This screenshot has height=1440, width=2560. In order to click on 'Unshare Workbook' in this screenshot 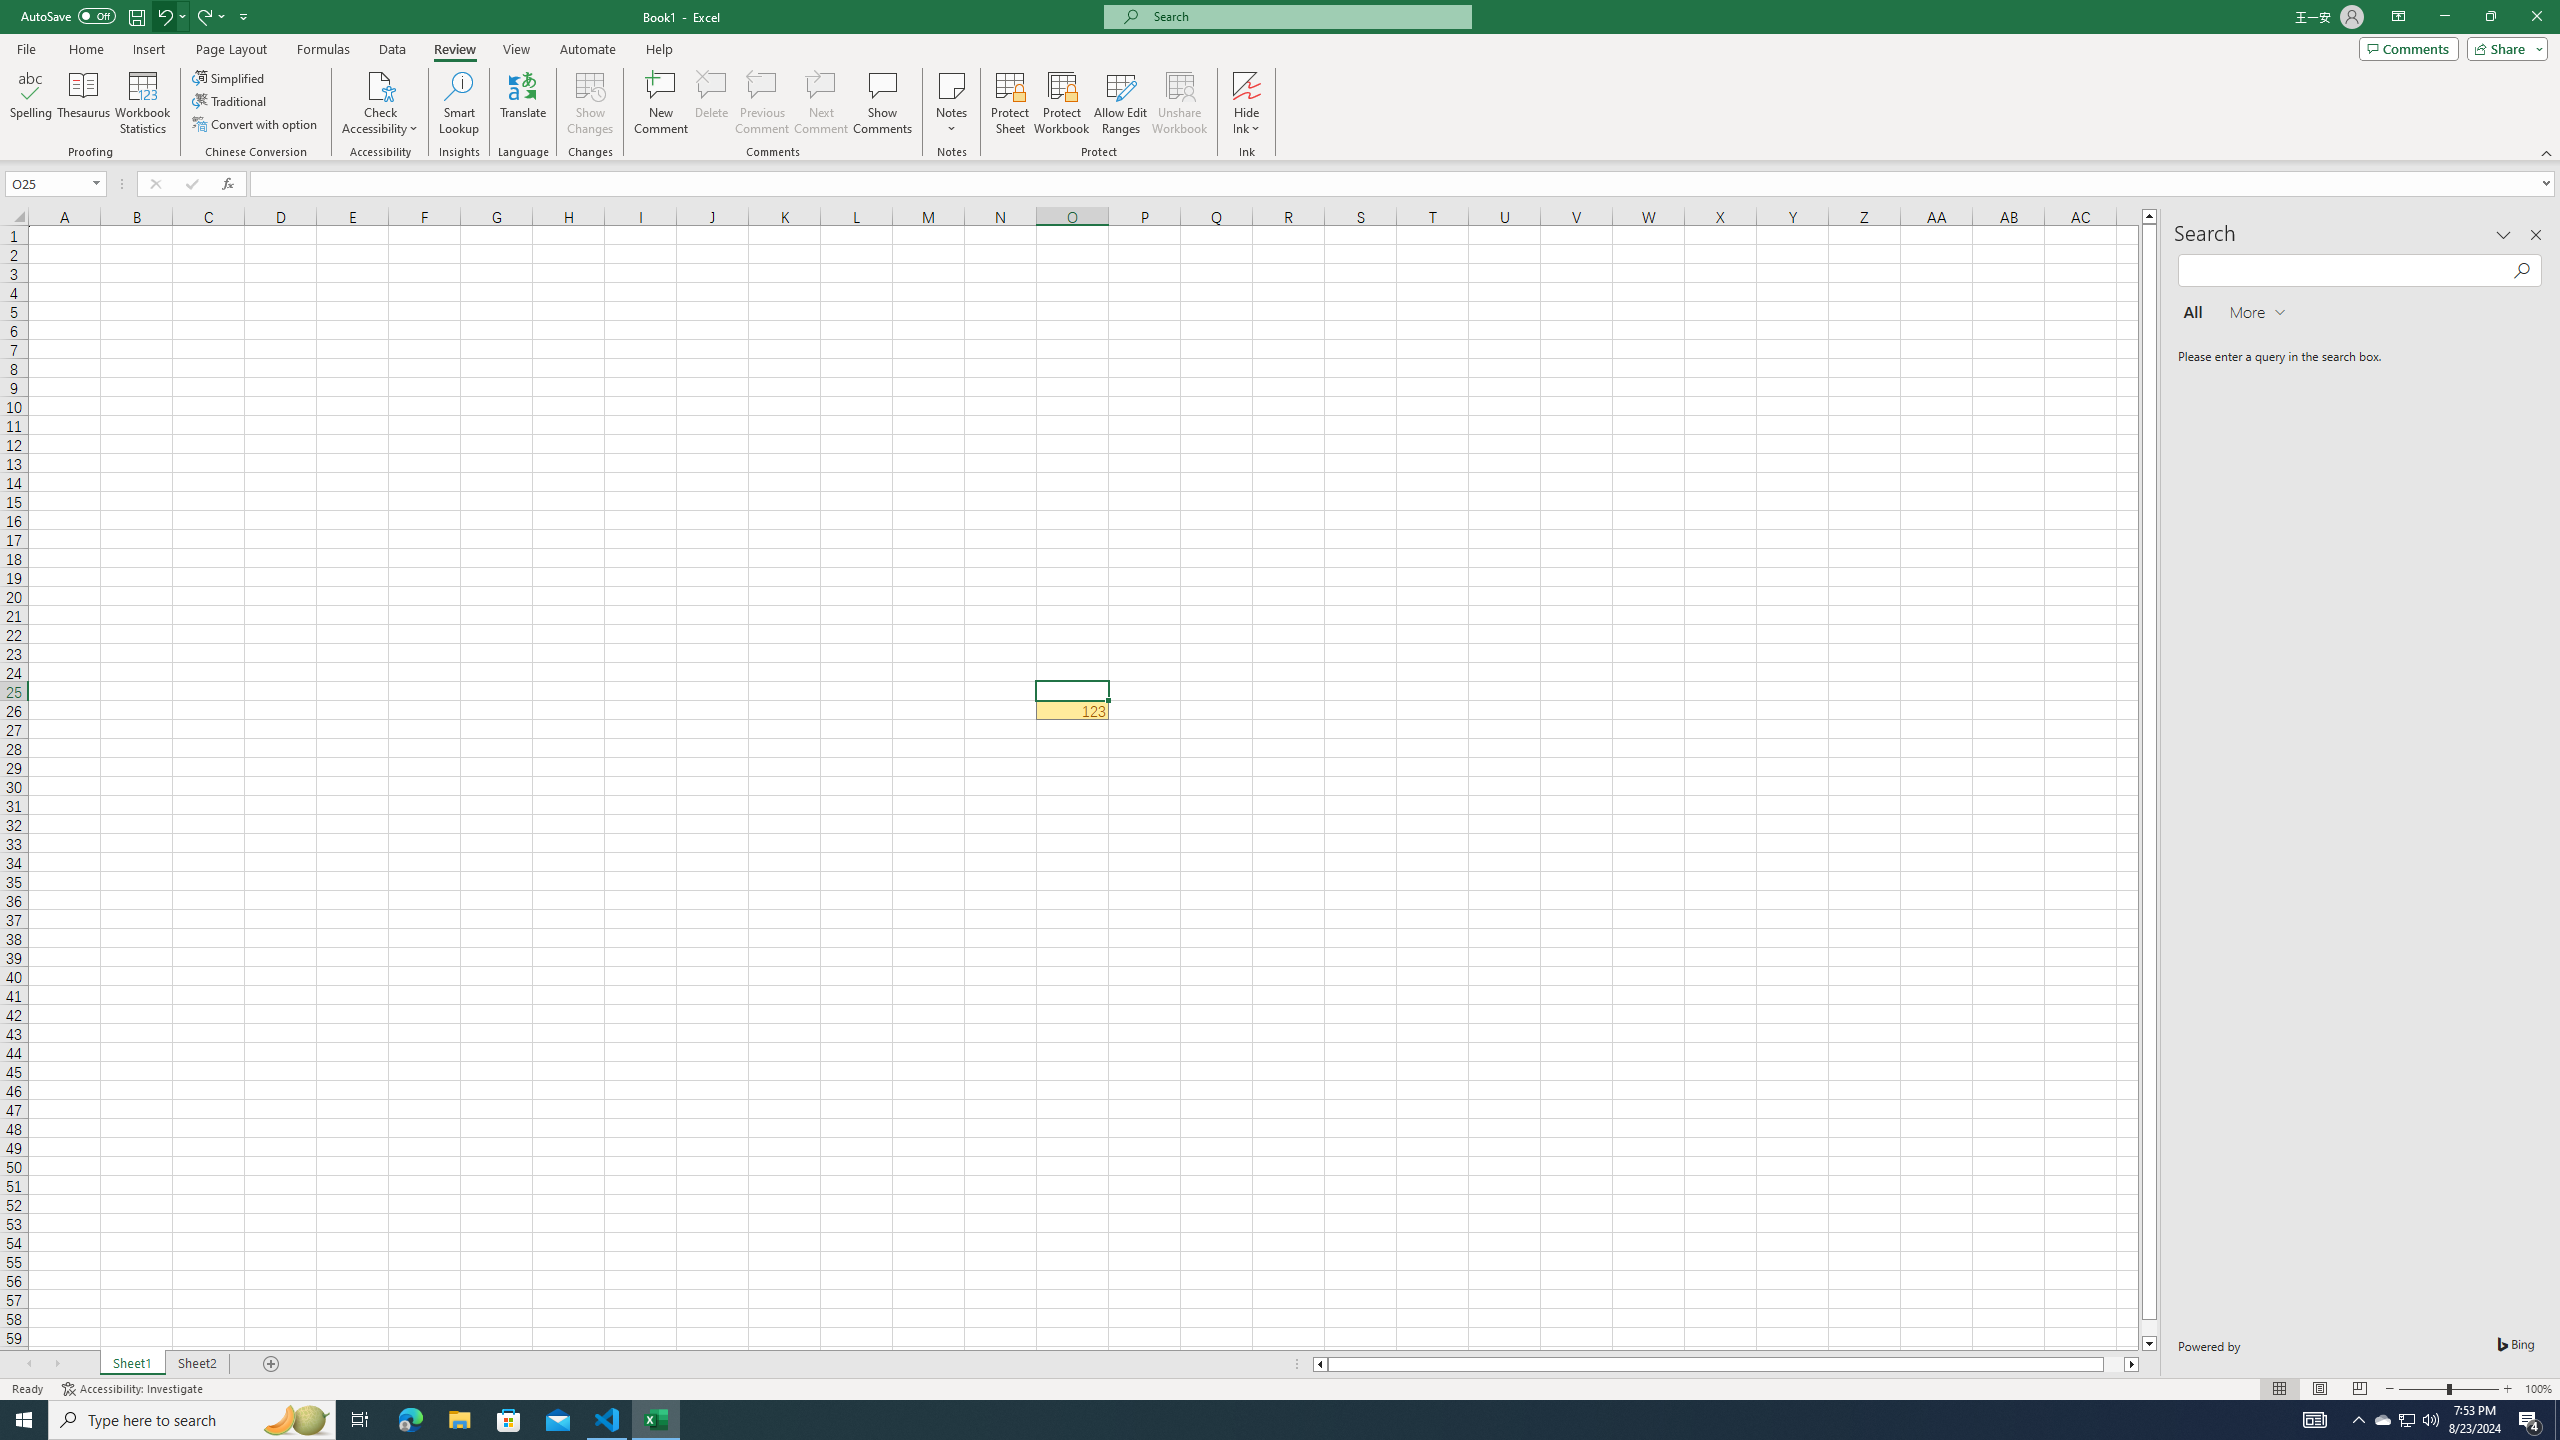, I will do `click(1179, 103)`.